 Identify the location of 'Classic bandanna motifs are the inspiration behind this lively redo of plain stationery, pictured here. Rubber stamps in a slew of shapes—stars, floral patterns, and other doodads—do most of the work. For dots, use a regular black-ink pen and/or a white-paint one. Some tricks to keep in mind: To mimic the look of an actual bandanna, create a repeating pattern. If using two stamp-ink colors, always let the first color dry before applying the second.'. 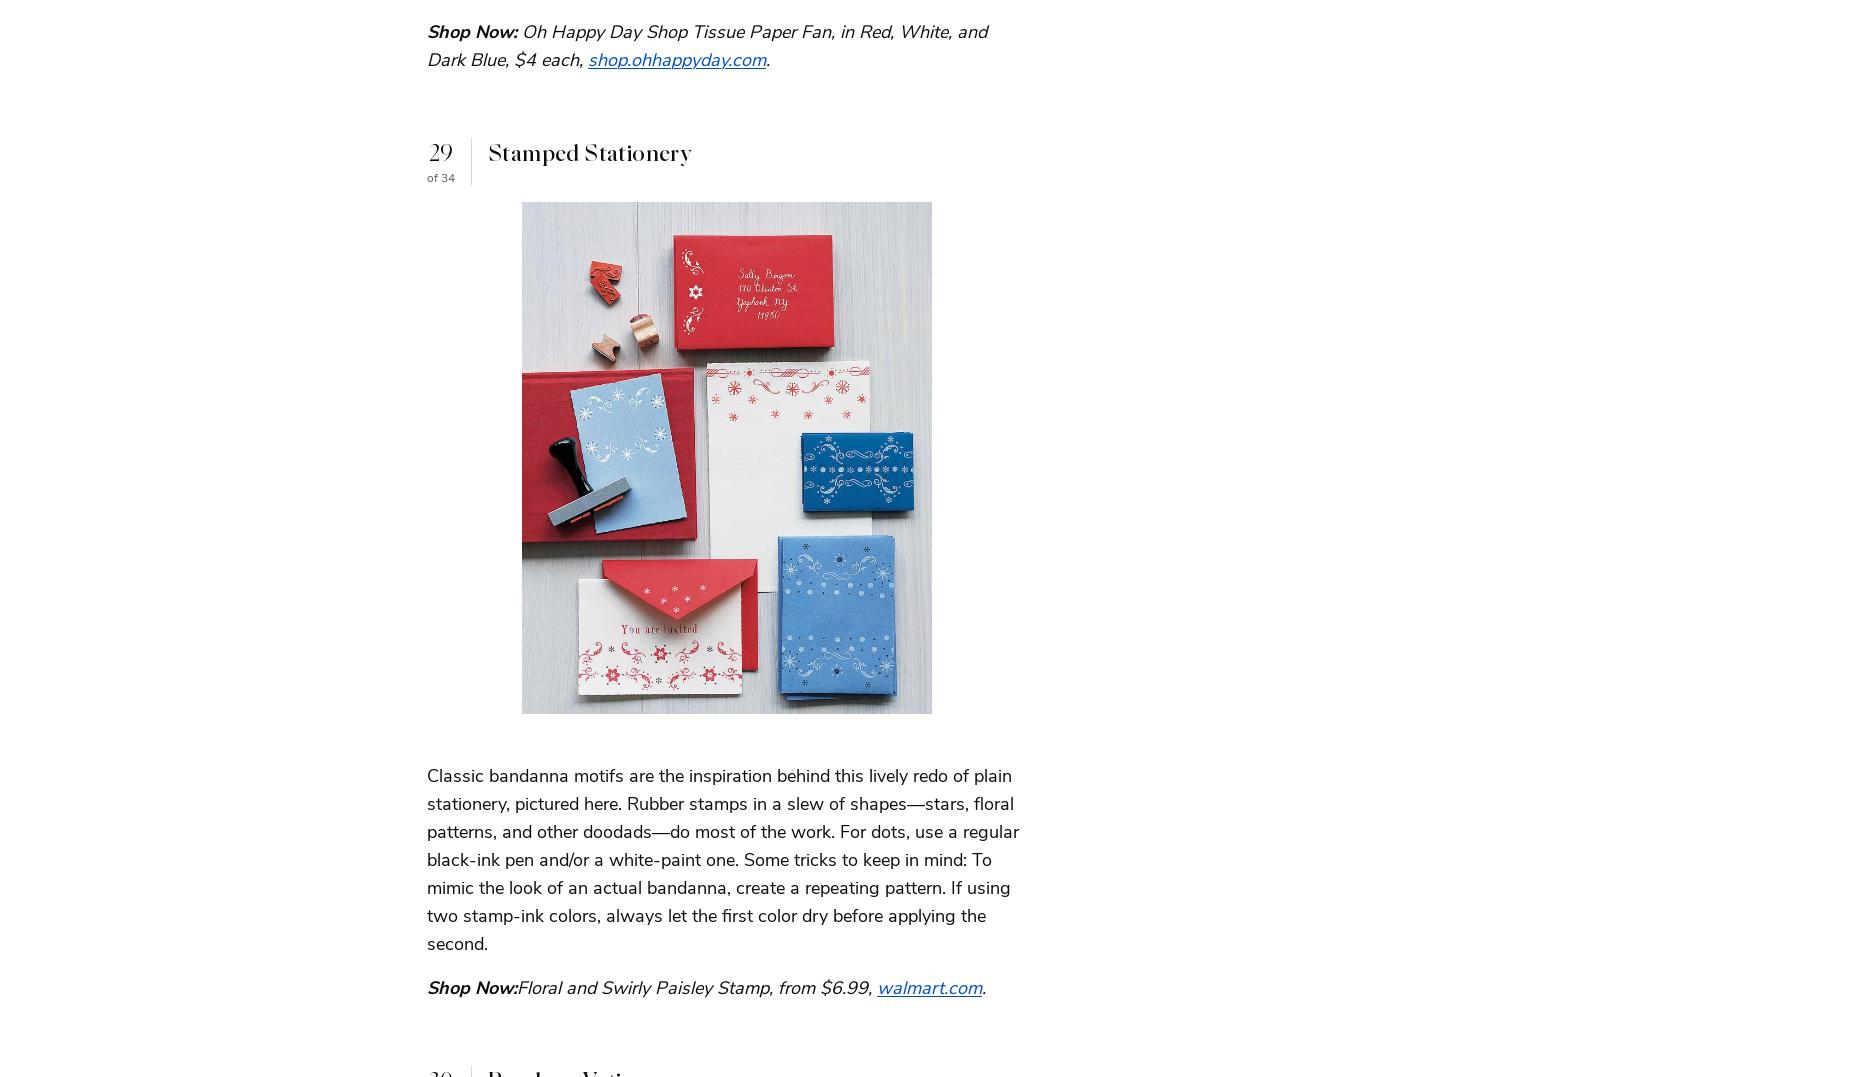
(722, 858).